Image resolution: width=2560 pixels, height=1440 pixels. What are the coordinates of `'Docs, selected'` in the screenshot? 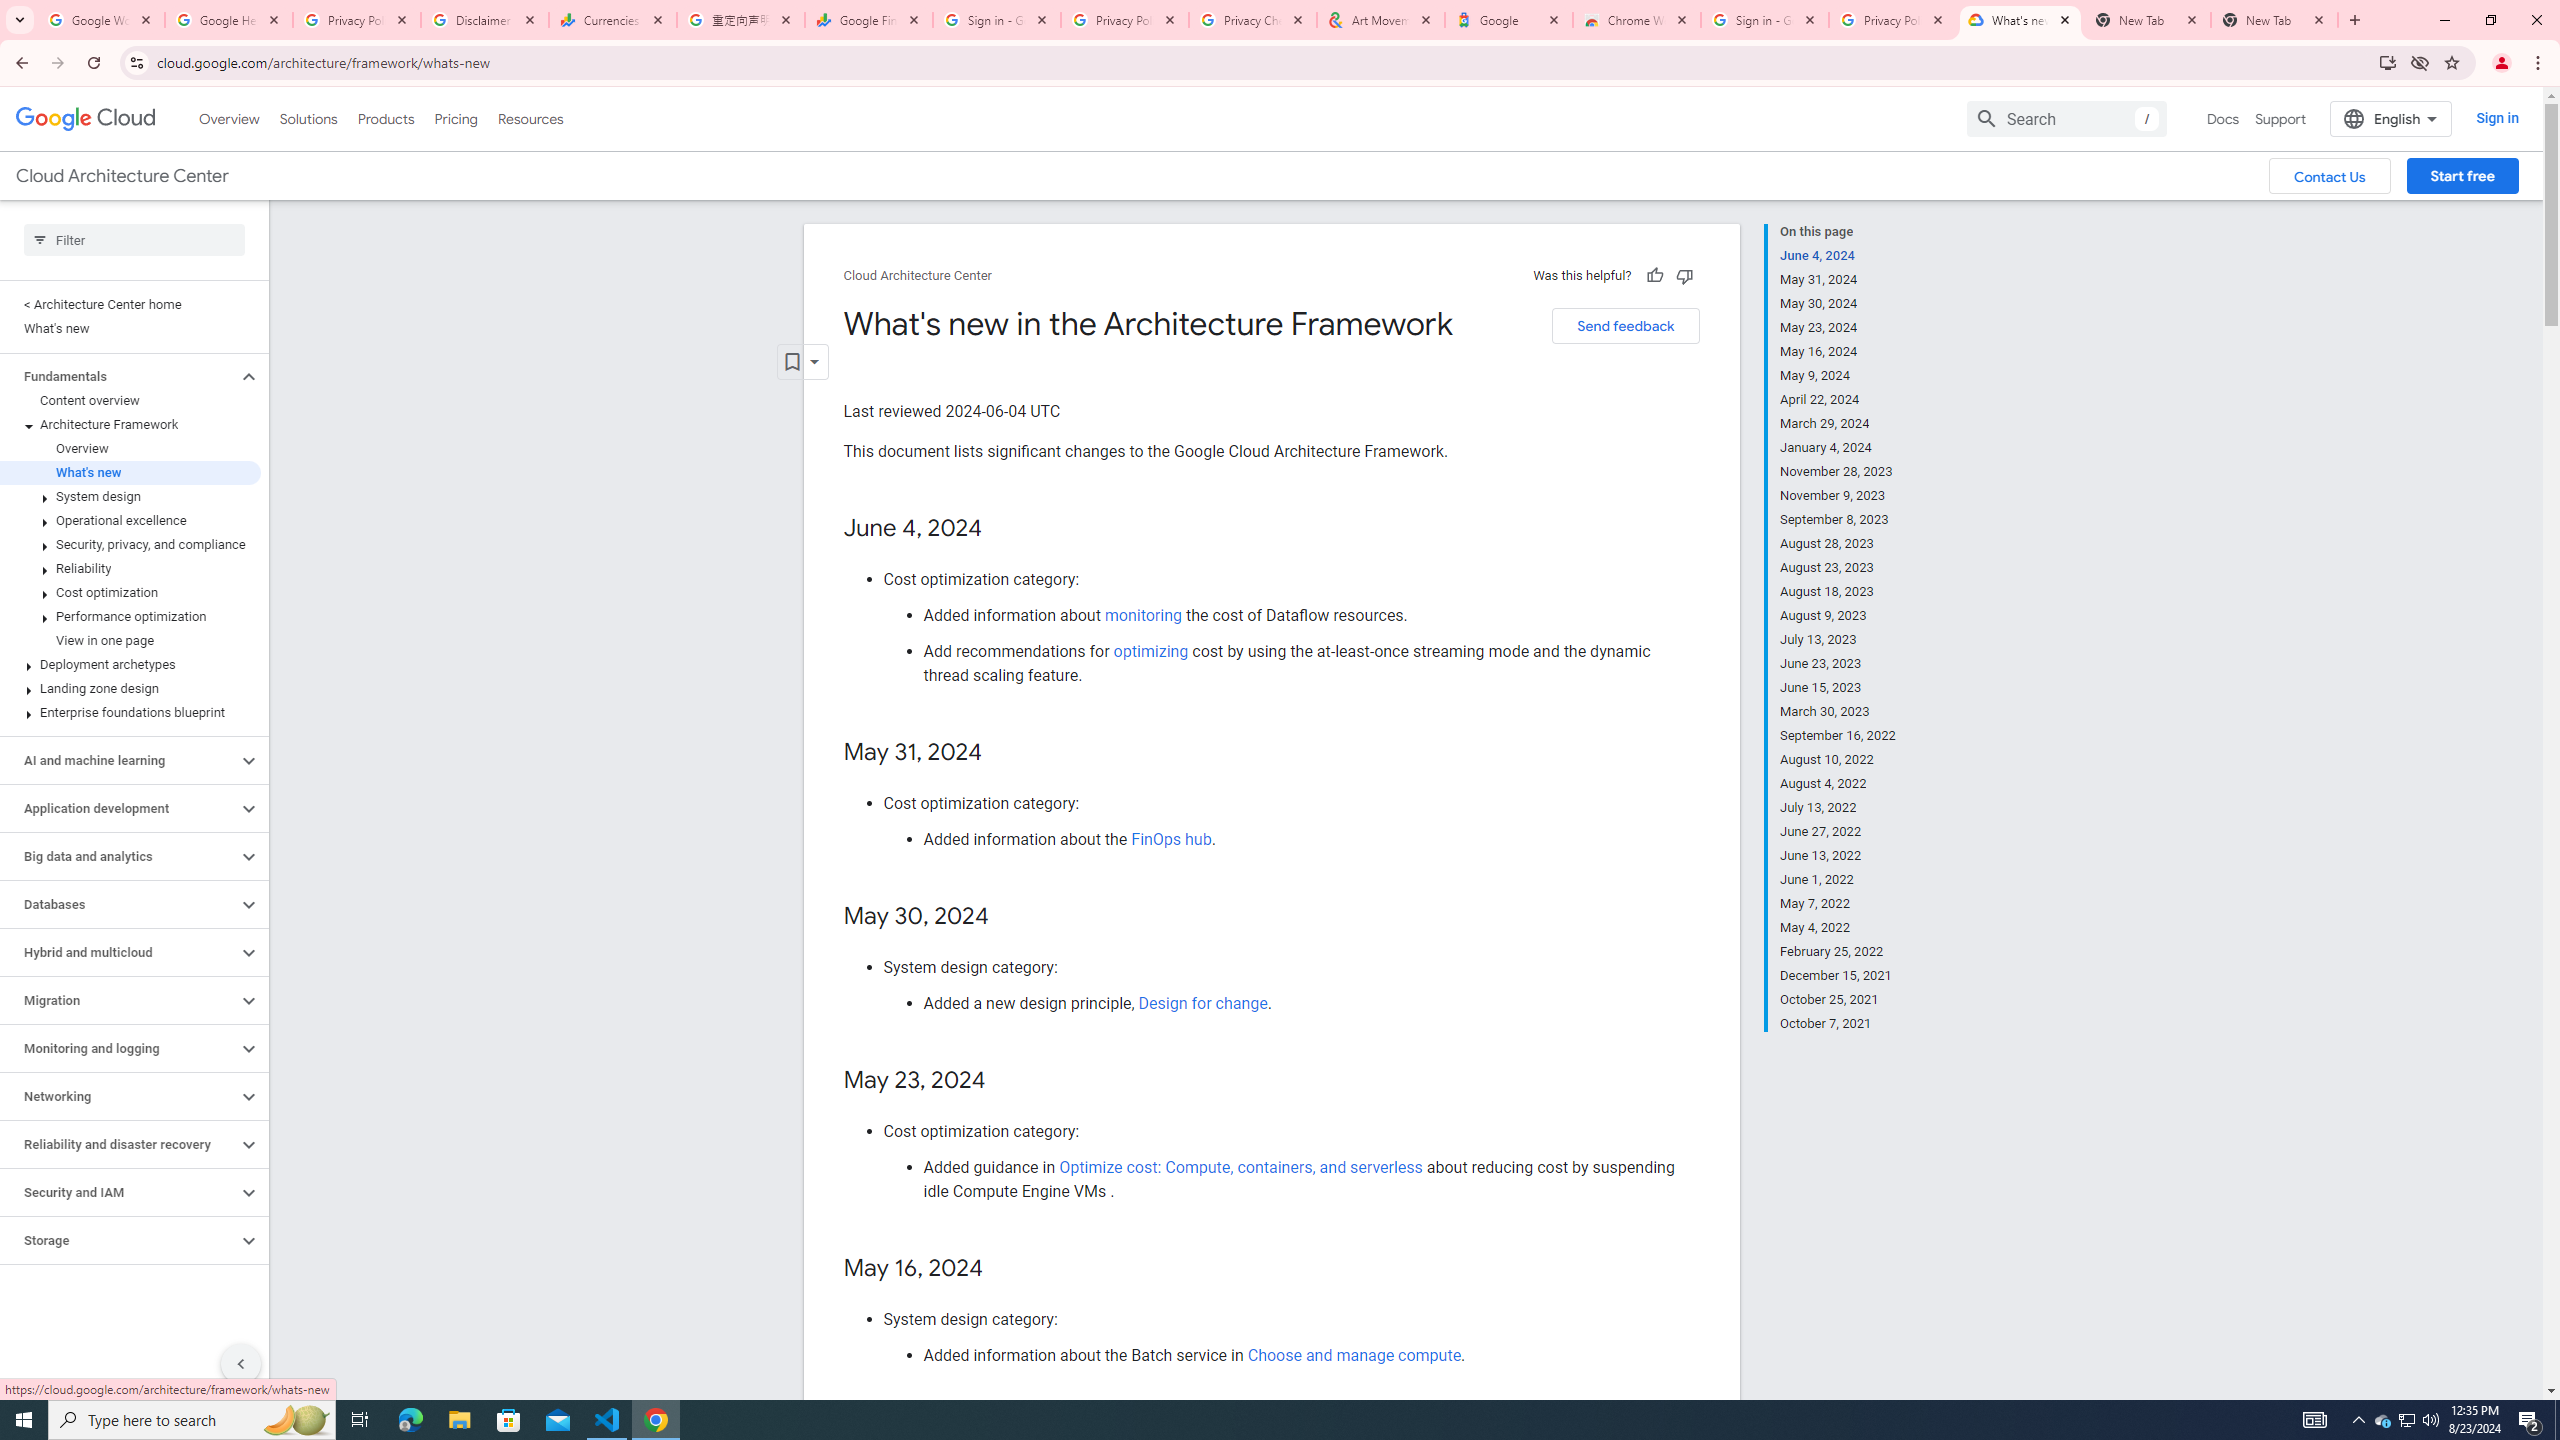 It's located at (2222, 118).